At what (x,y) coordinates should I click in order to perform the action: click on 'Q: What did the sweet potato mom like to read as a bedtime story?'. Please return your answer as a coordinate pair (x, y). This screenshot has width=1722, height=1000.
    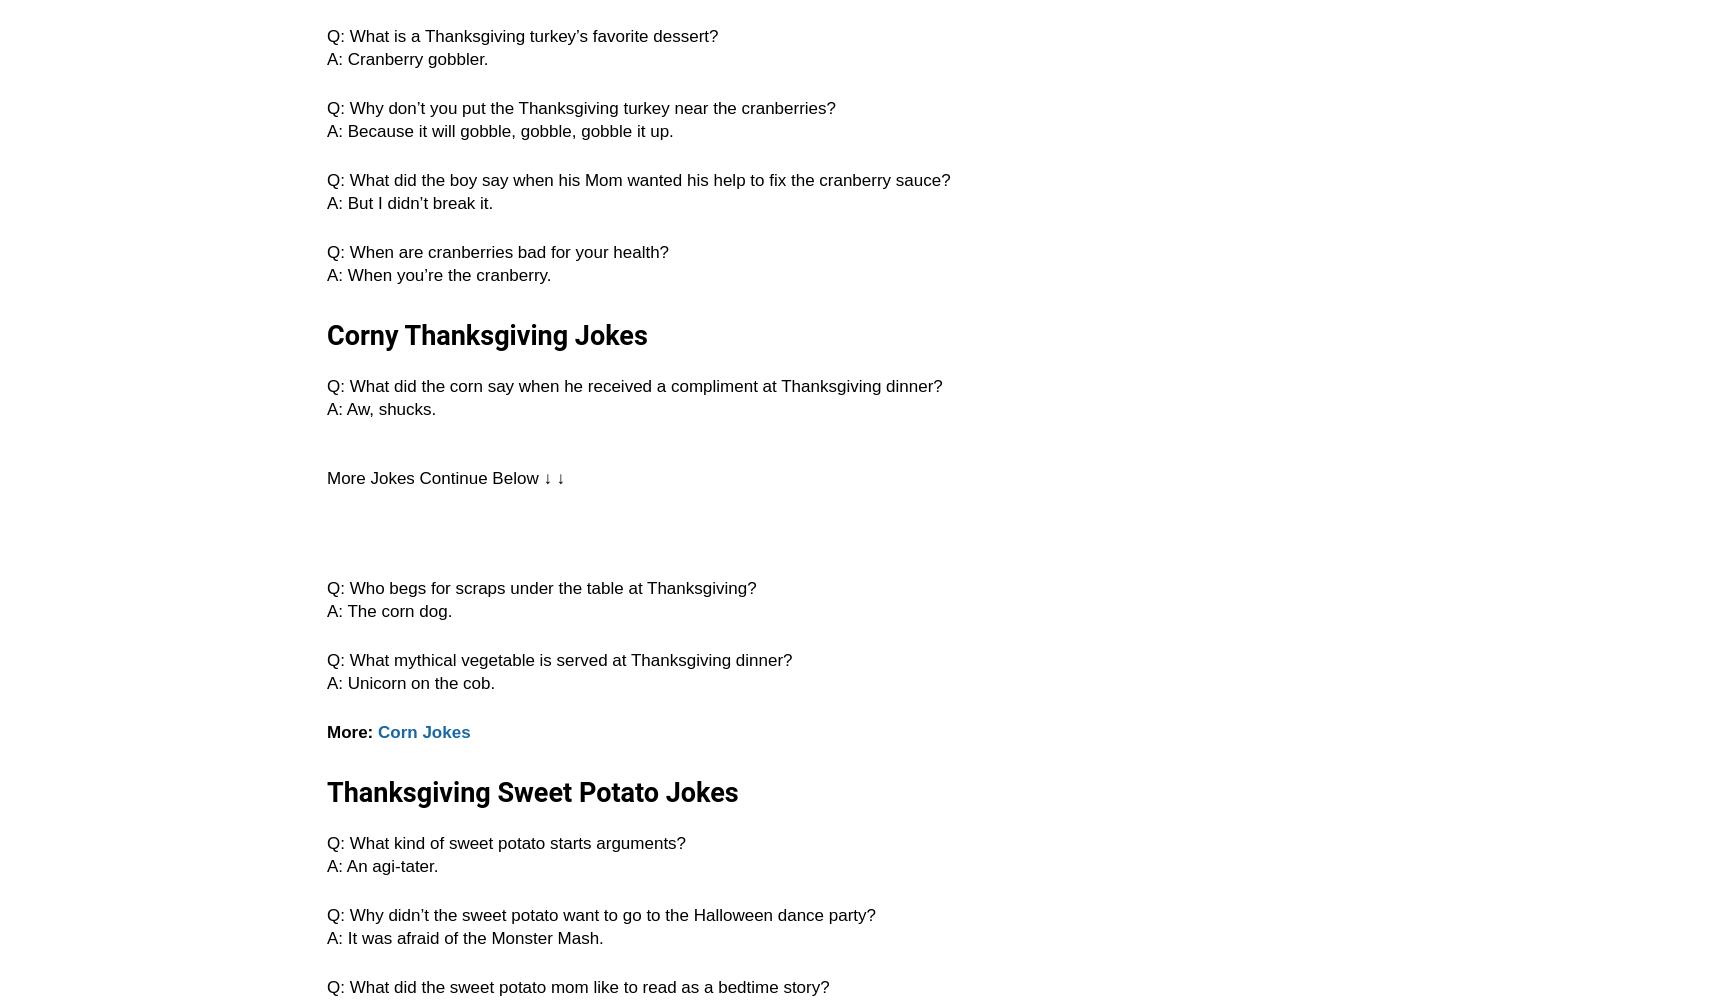
    Looking at the image, I should click on (577, 986).